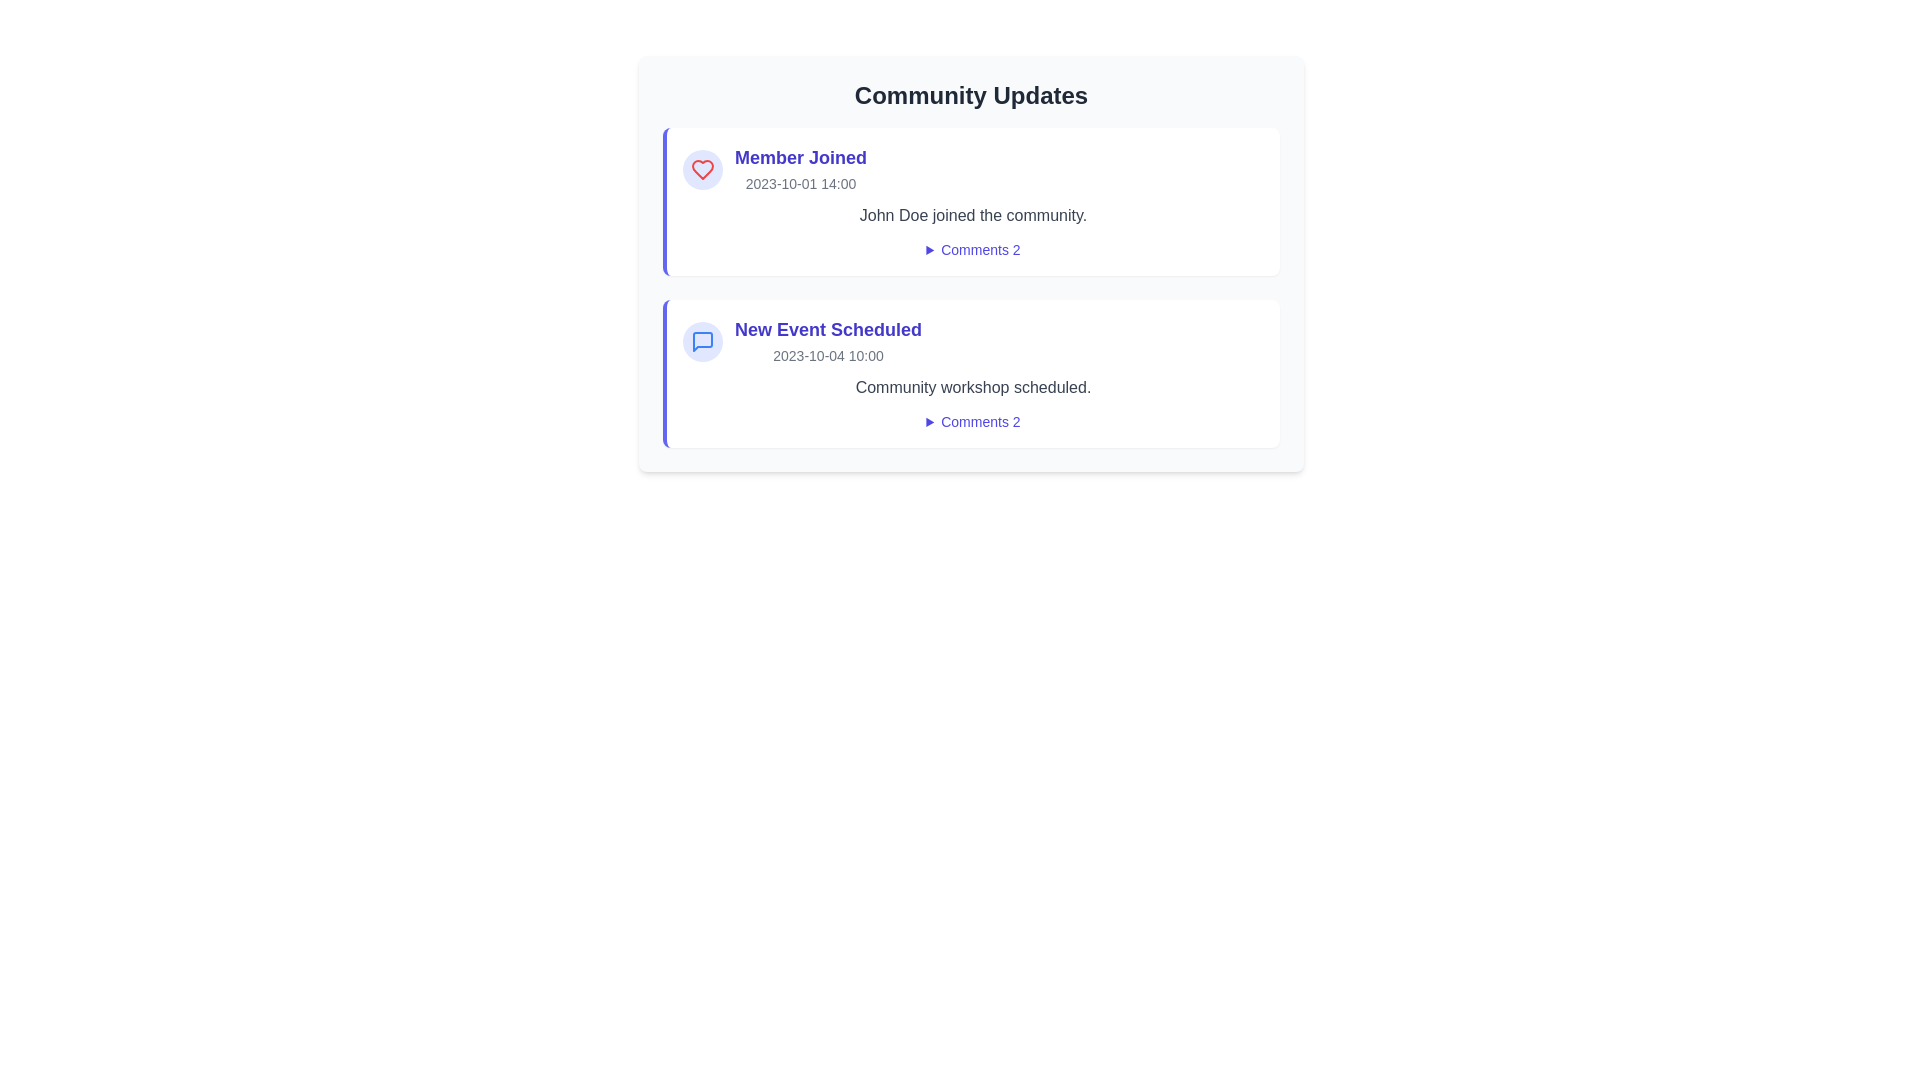 The height and width of the screenshot is (1080, 1920). Describe the element at coordinates (973, 216) in the screenshot. I see `the static text label that reads 'John Doe joined the community.' located in the first card under the 'Community Updates' section` at that location.